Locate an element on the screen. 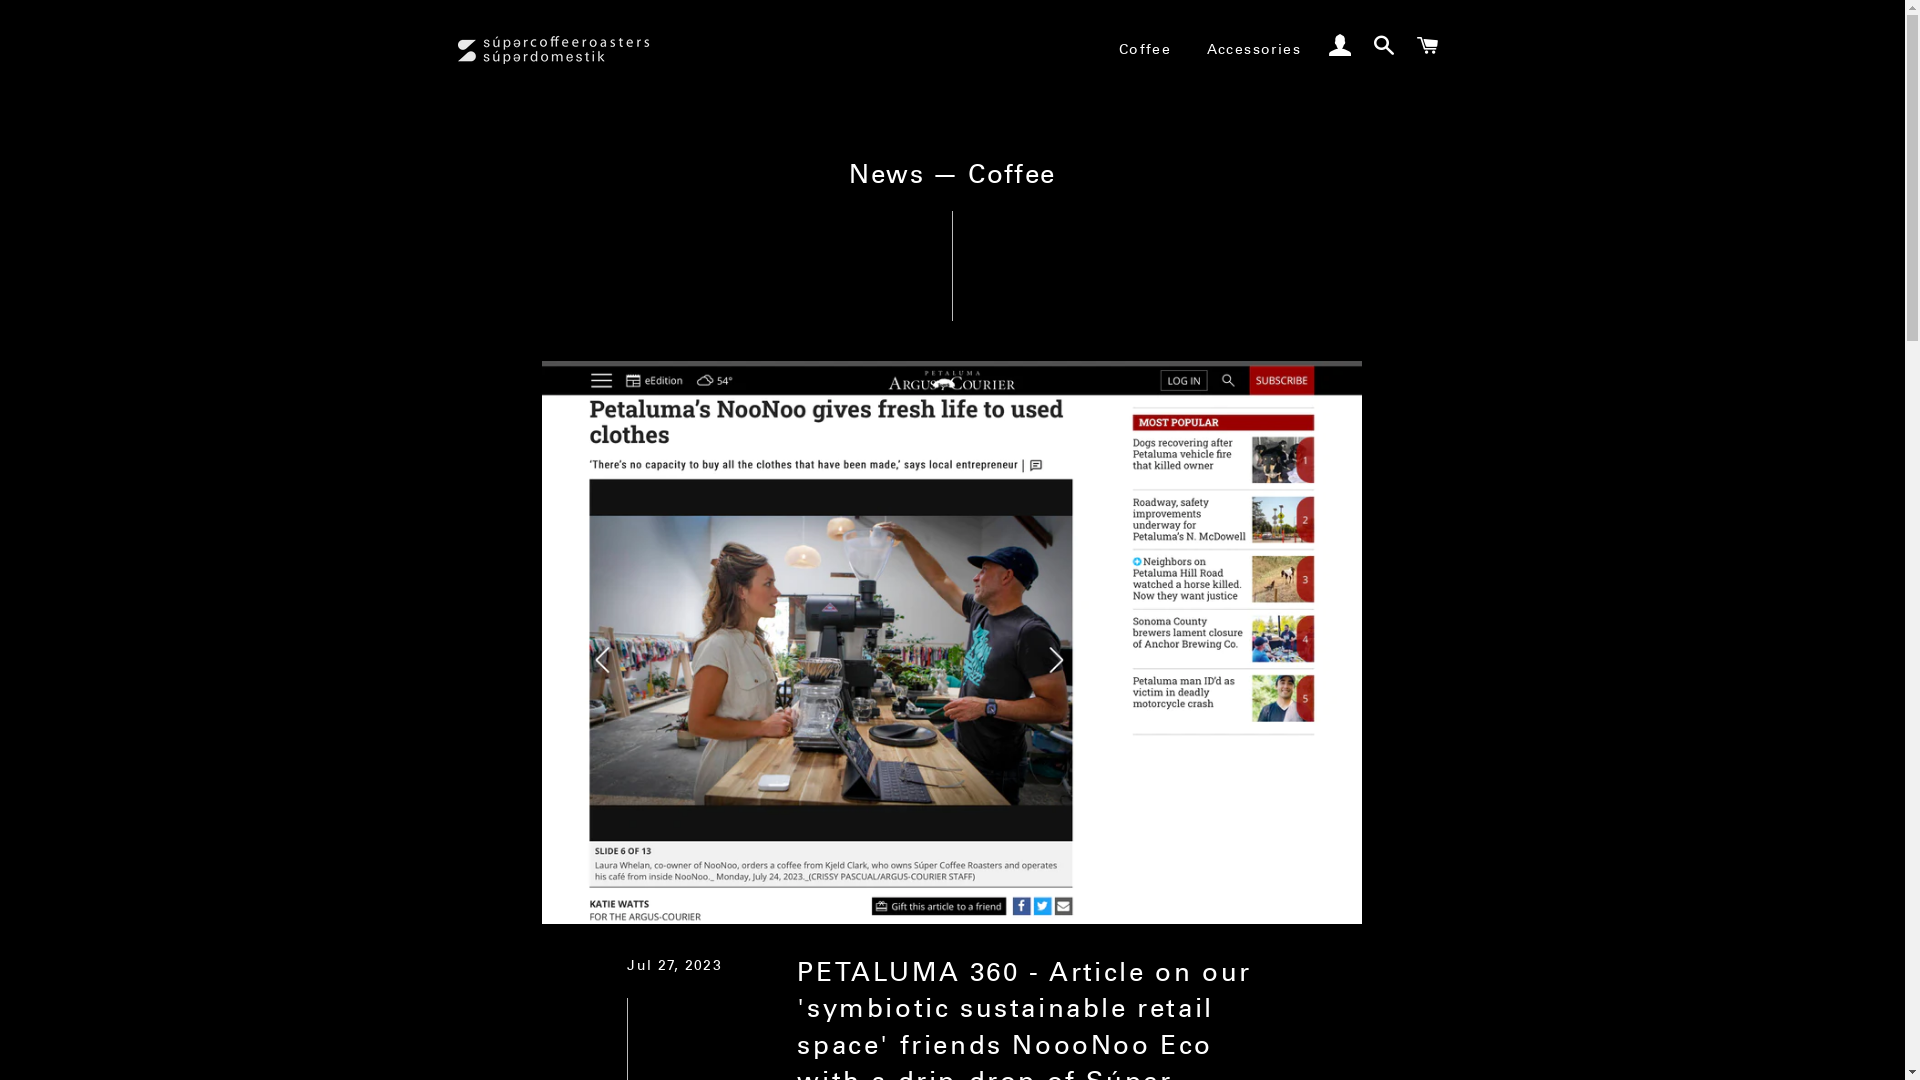 This screenshot has width=1920, height=1080. 'Coffee' is located at coordinates (1145, 49).